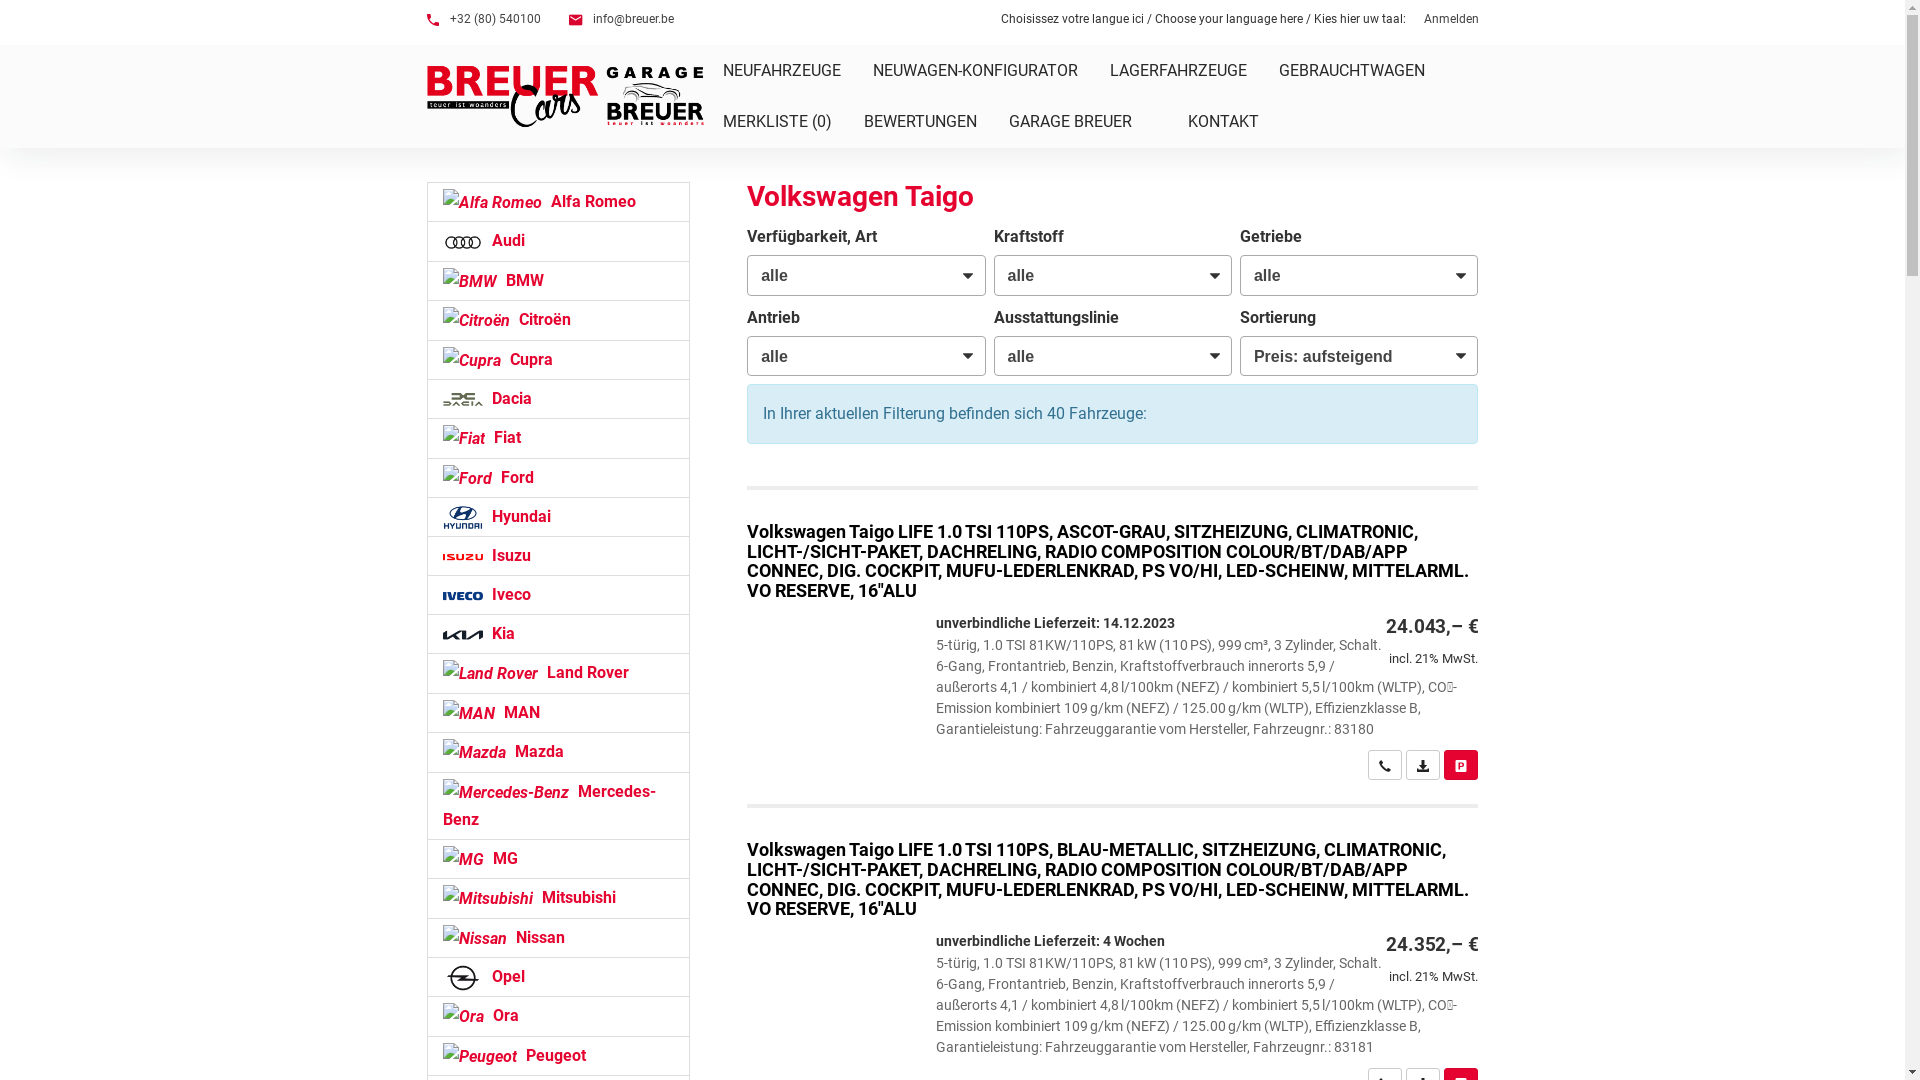 This screenshot has height=1080, width=1920. What do you see at coordinates (557, 712) in the screenshot?
I see `'MAN'` at bounding box center [557, 712].